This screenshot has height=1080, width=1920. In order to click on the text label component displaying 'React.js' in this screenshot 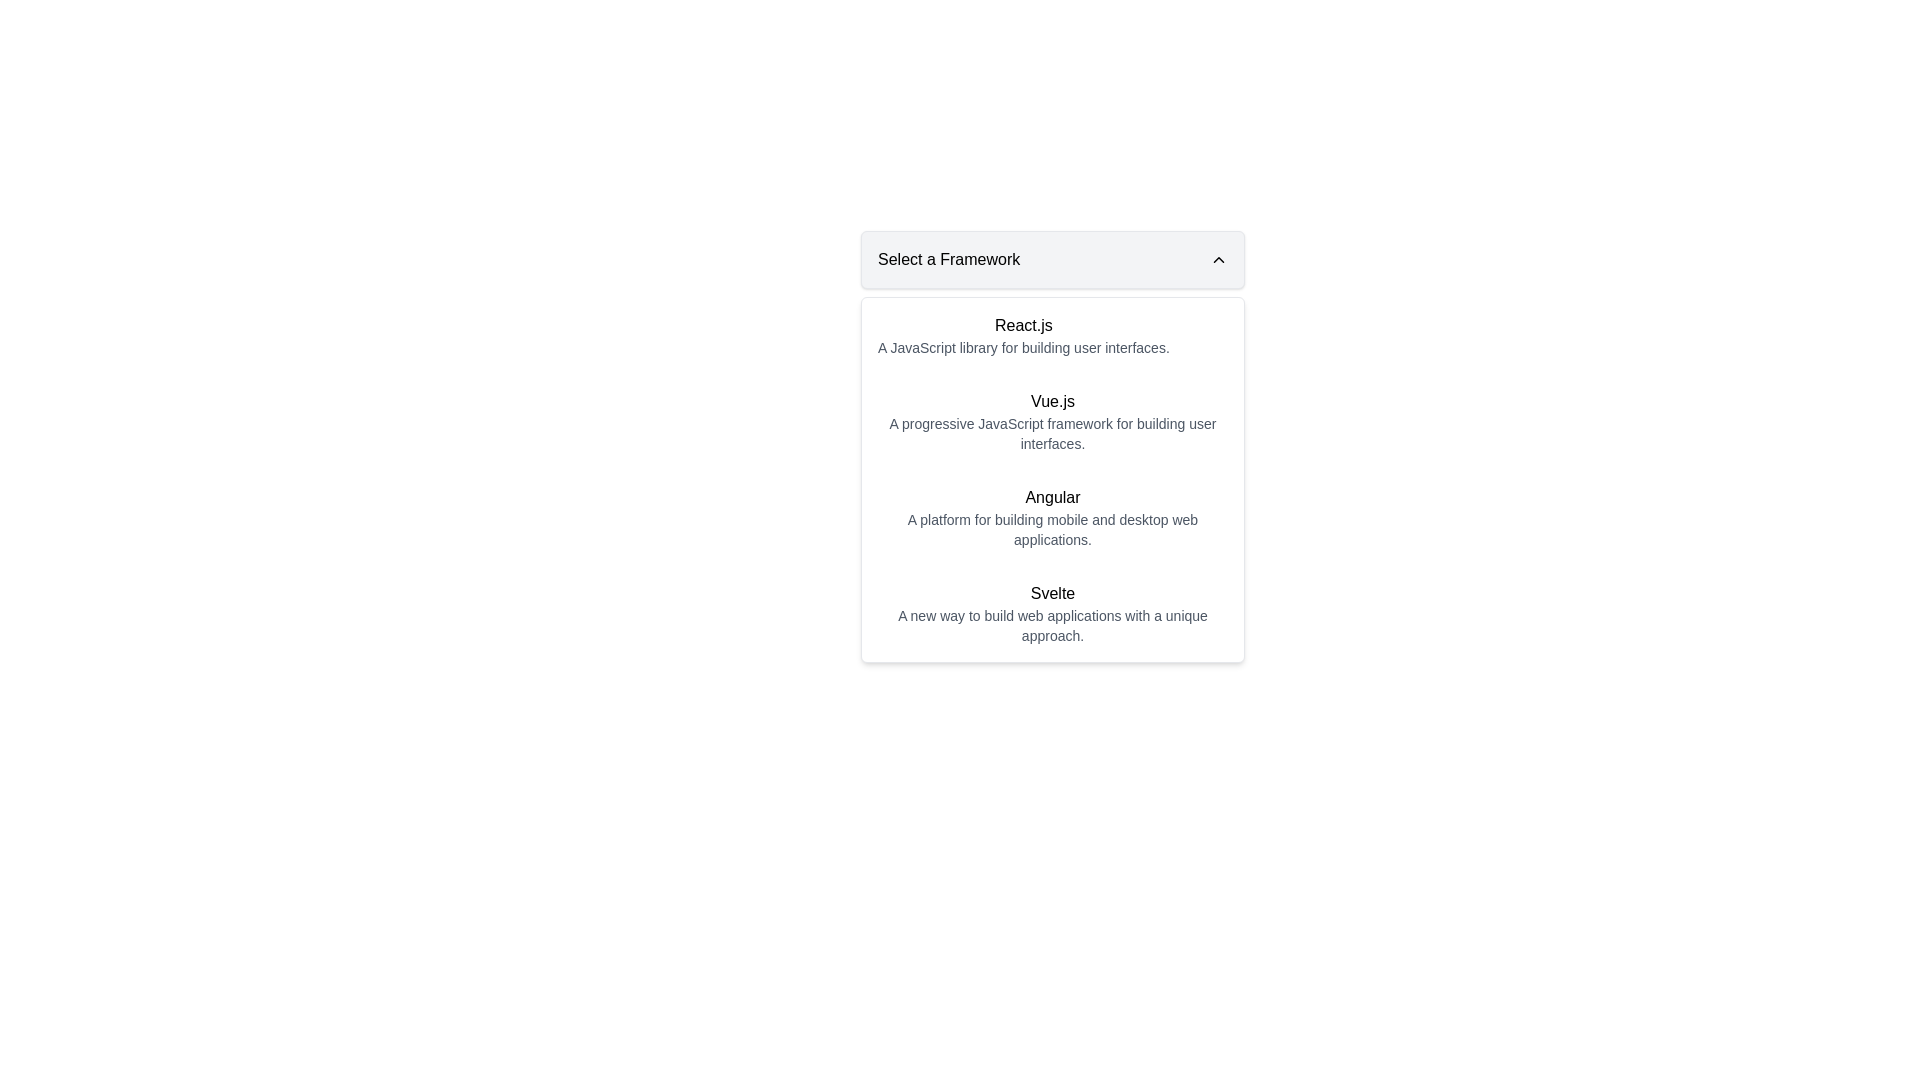, I will do `click(1023, 334)`.